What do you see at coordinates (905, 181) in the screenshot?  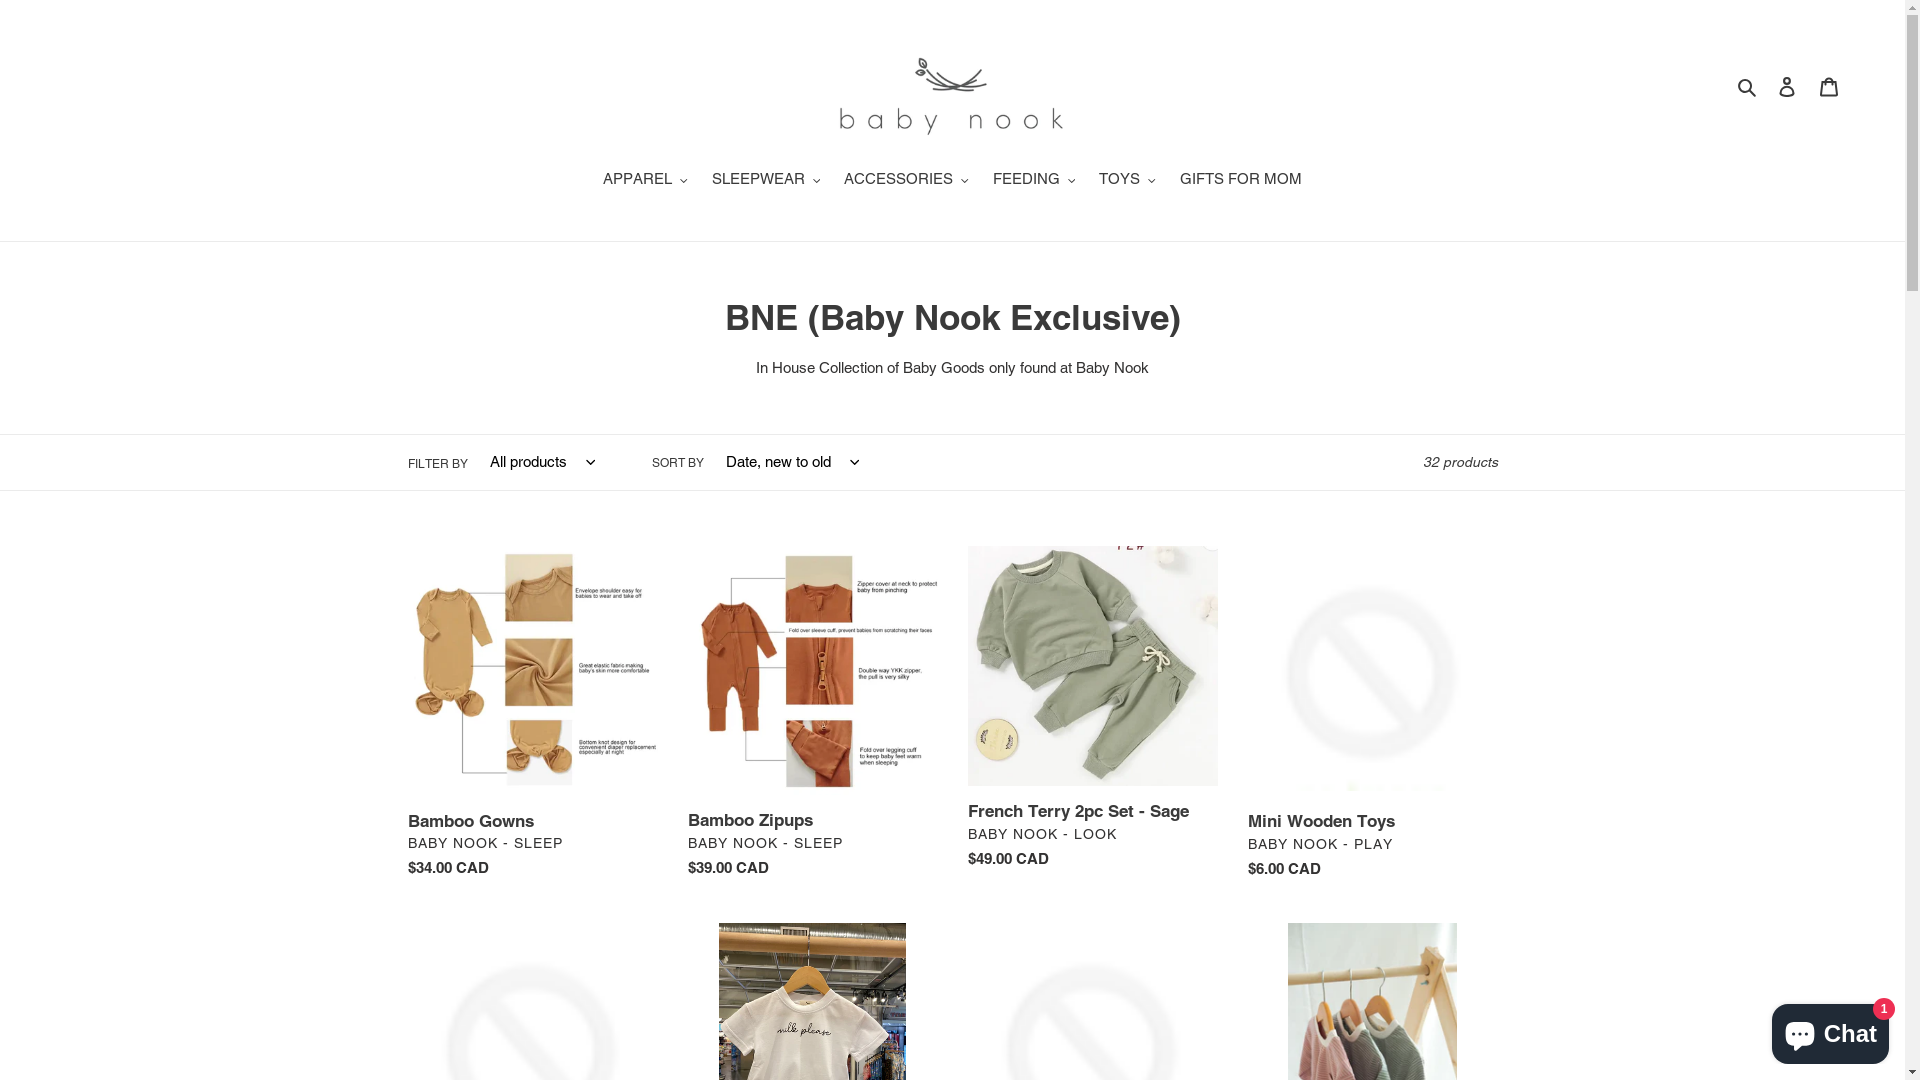 I see `'ACCESSORIES'` at bounding box center [905, 181].